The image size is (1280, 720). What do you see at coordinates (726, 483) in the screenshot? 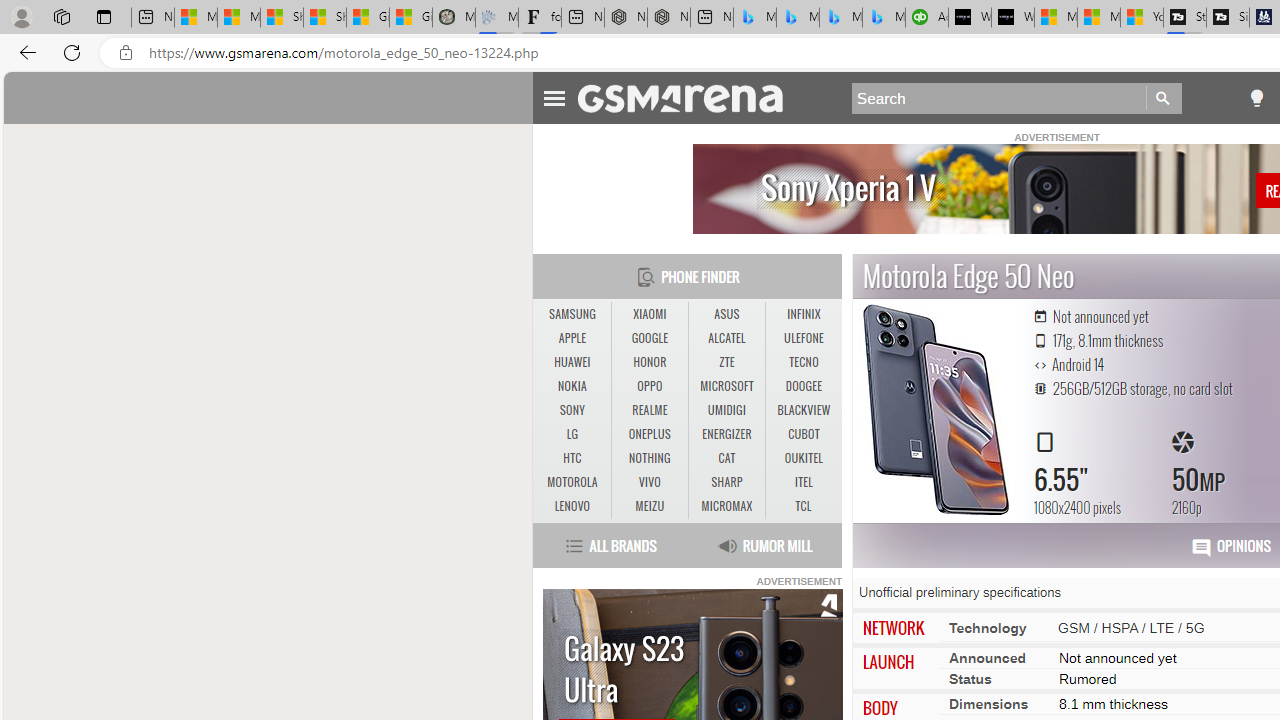
I see `'SHARP'` at bounding box center [726, 483].